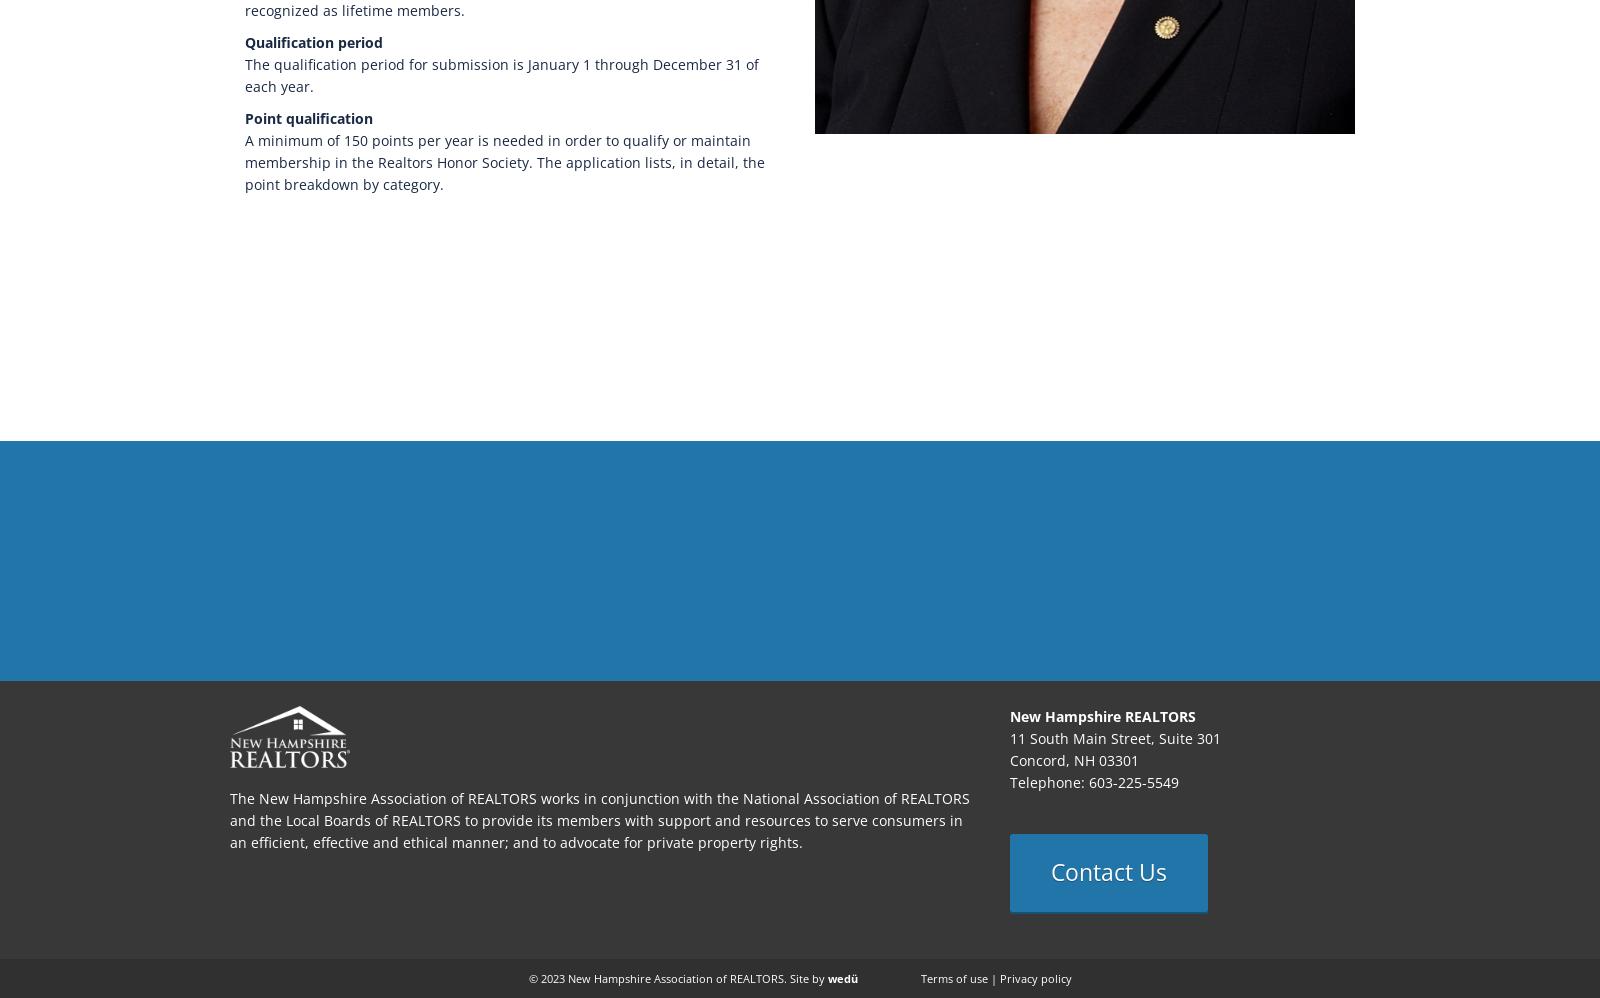 This screenshot has height=998, width=1600. I want to click on '11 South Main Street, Suite 301', so click(1115, 738).